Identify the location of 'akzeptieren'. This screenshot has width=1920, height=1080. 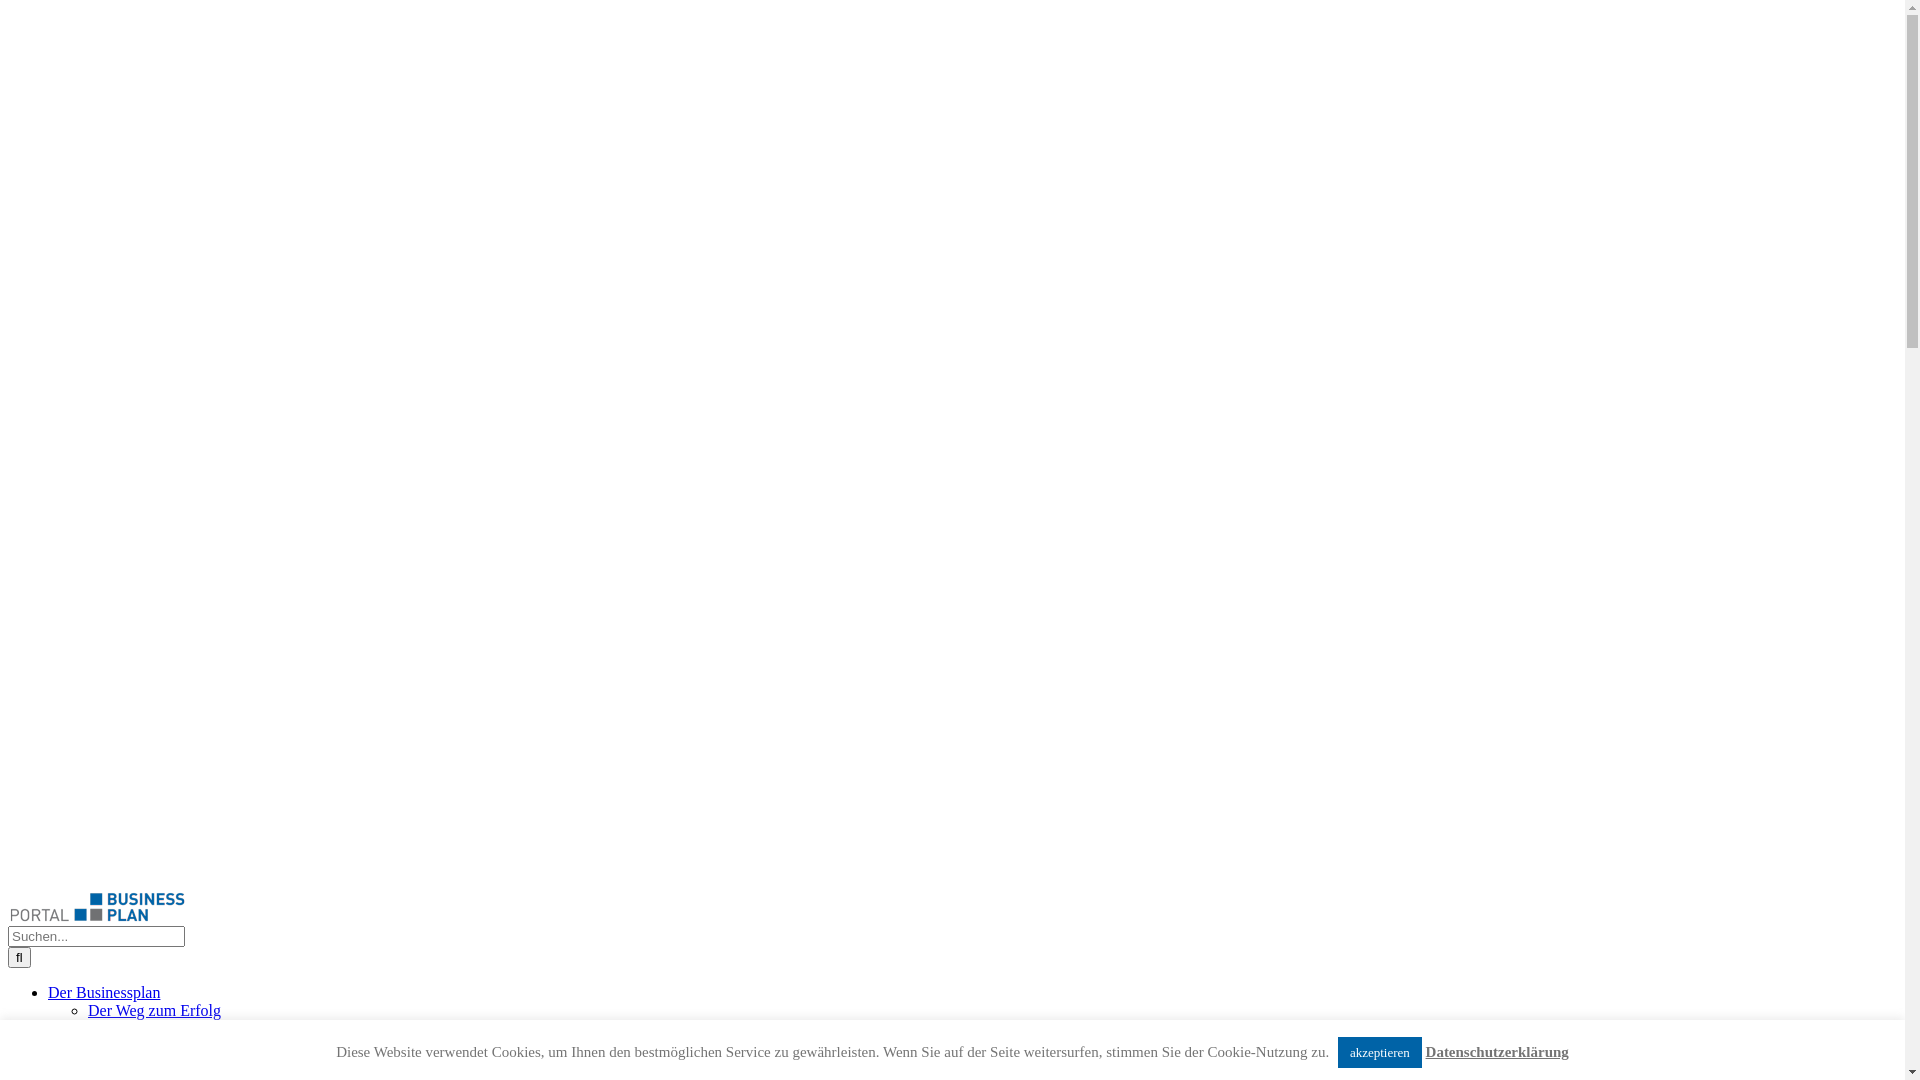
(1379, 1051).